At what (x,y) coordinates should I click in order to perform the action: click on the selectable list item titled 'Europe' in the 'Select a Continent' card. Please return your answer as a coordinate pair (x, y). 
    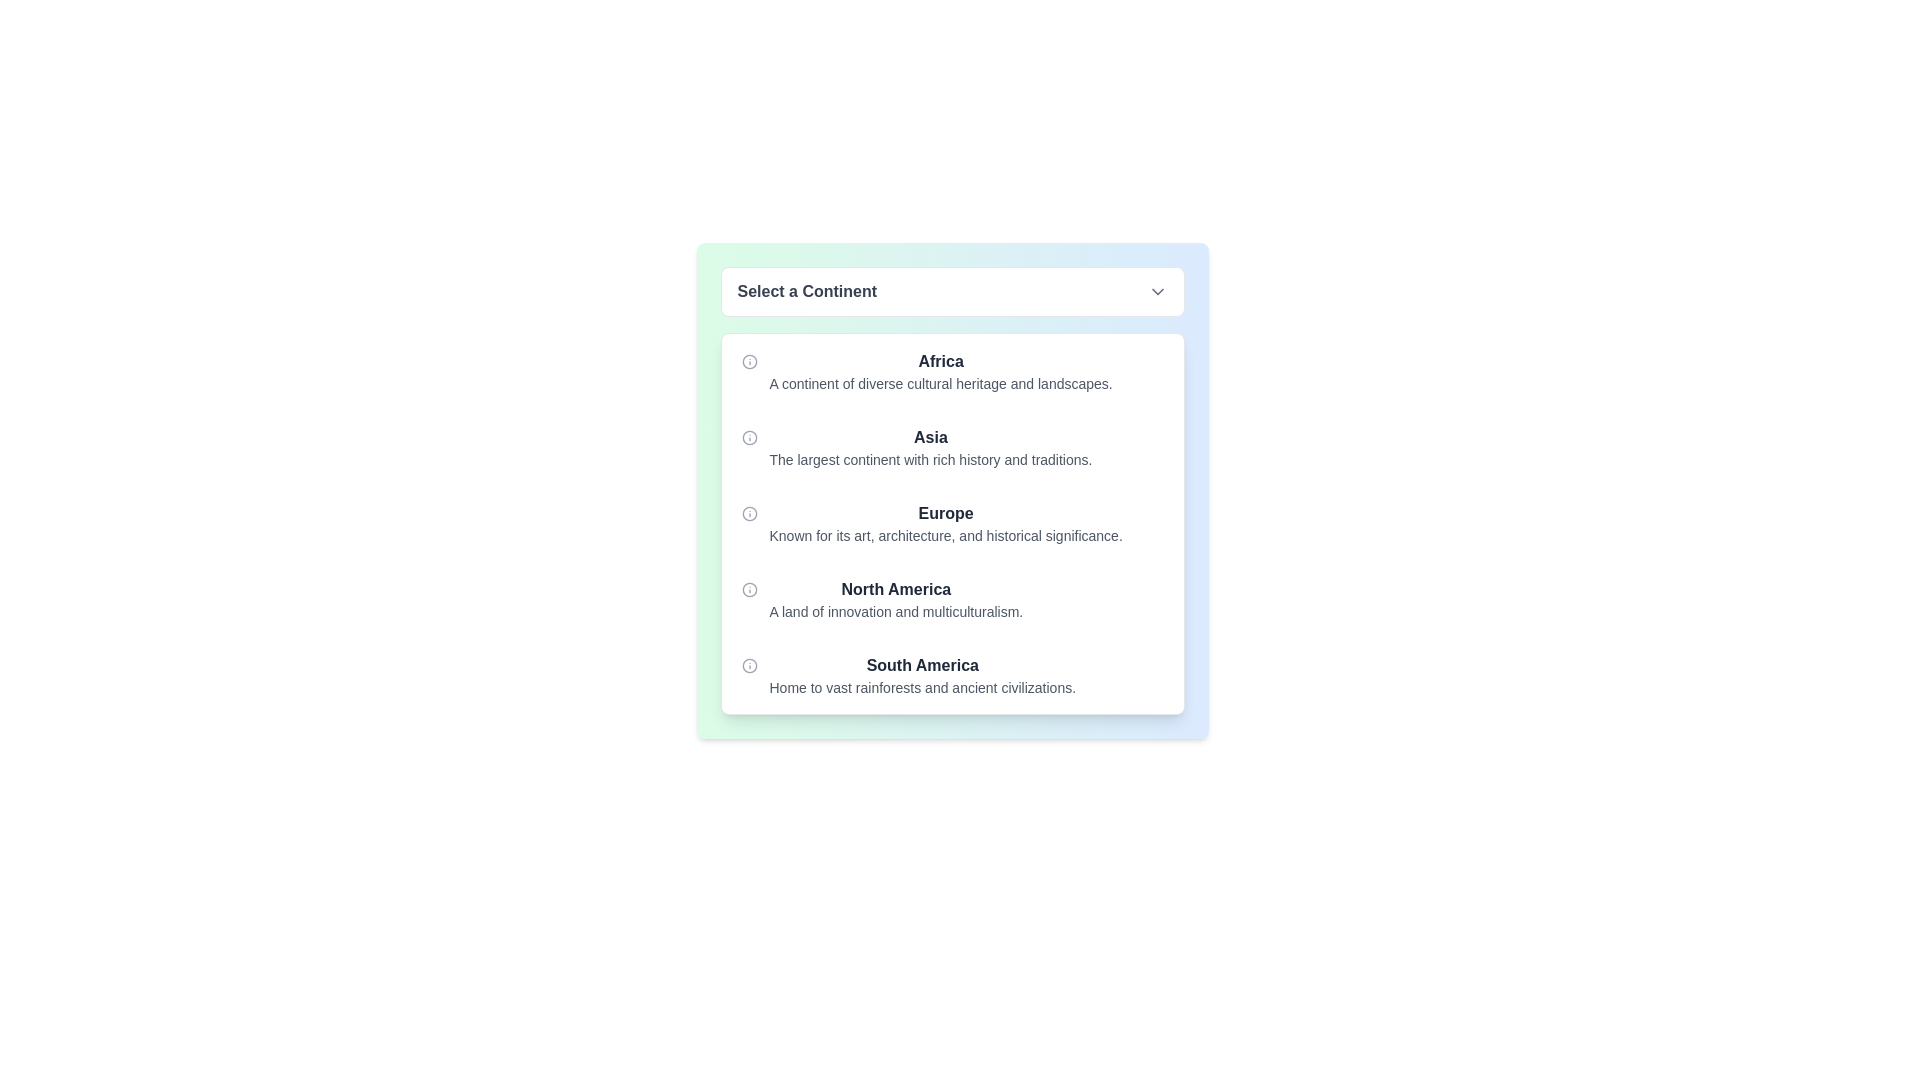
    Looking at the image, I should click on (951, 523).